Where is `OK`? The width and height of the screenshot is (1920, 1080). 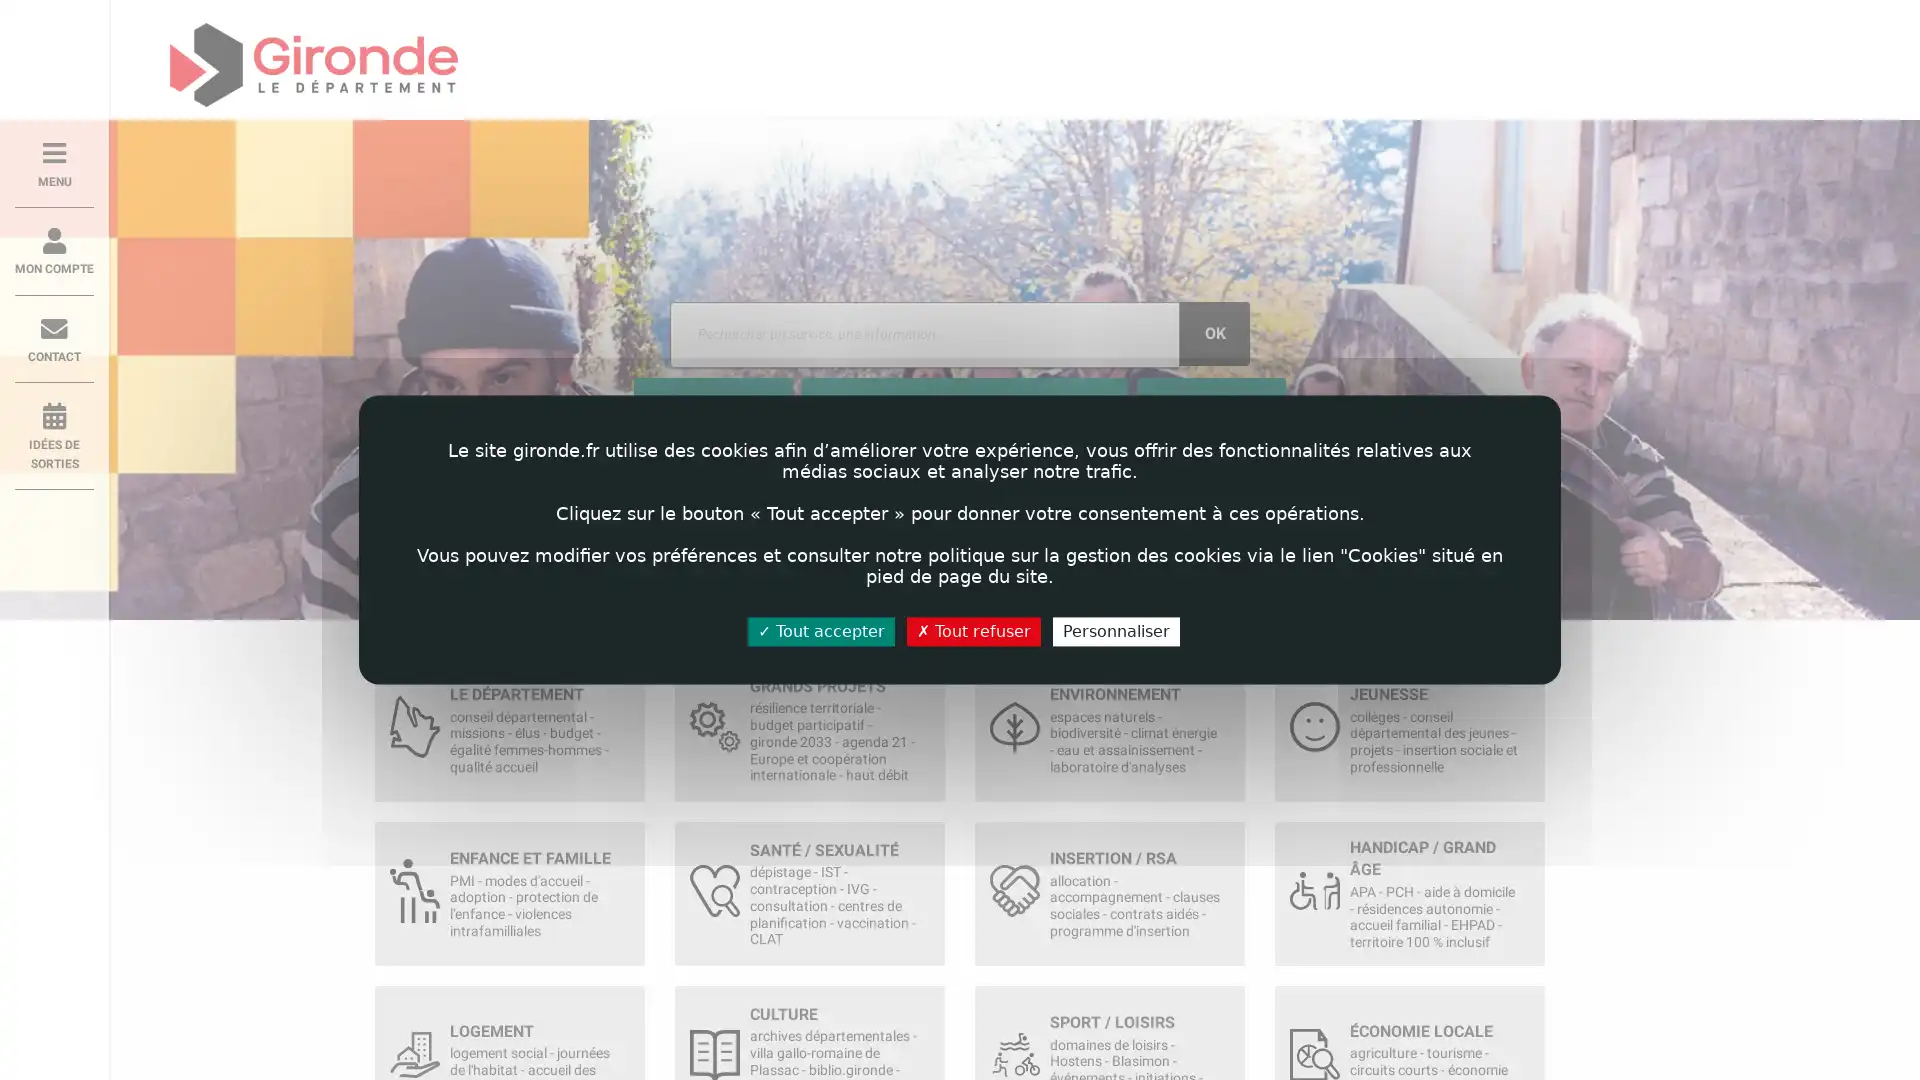
OK is located at coordinates (1213, 333).